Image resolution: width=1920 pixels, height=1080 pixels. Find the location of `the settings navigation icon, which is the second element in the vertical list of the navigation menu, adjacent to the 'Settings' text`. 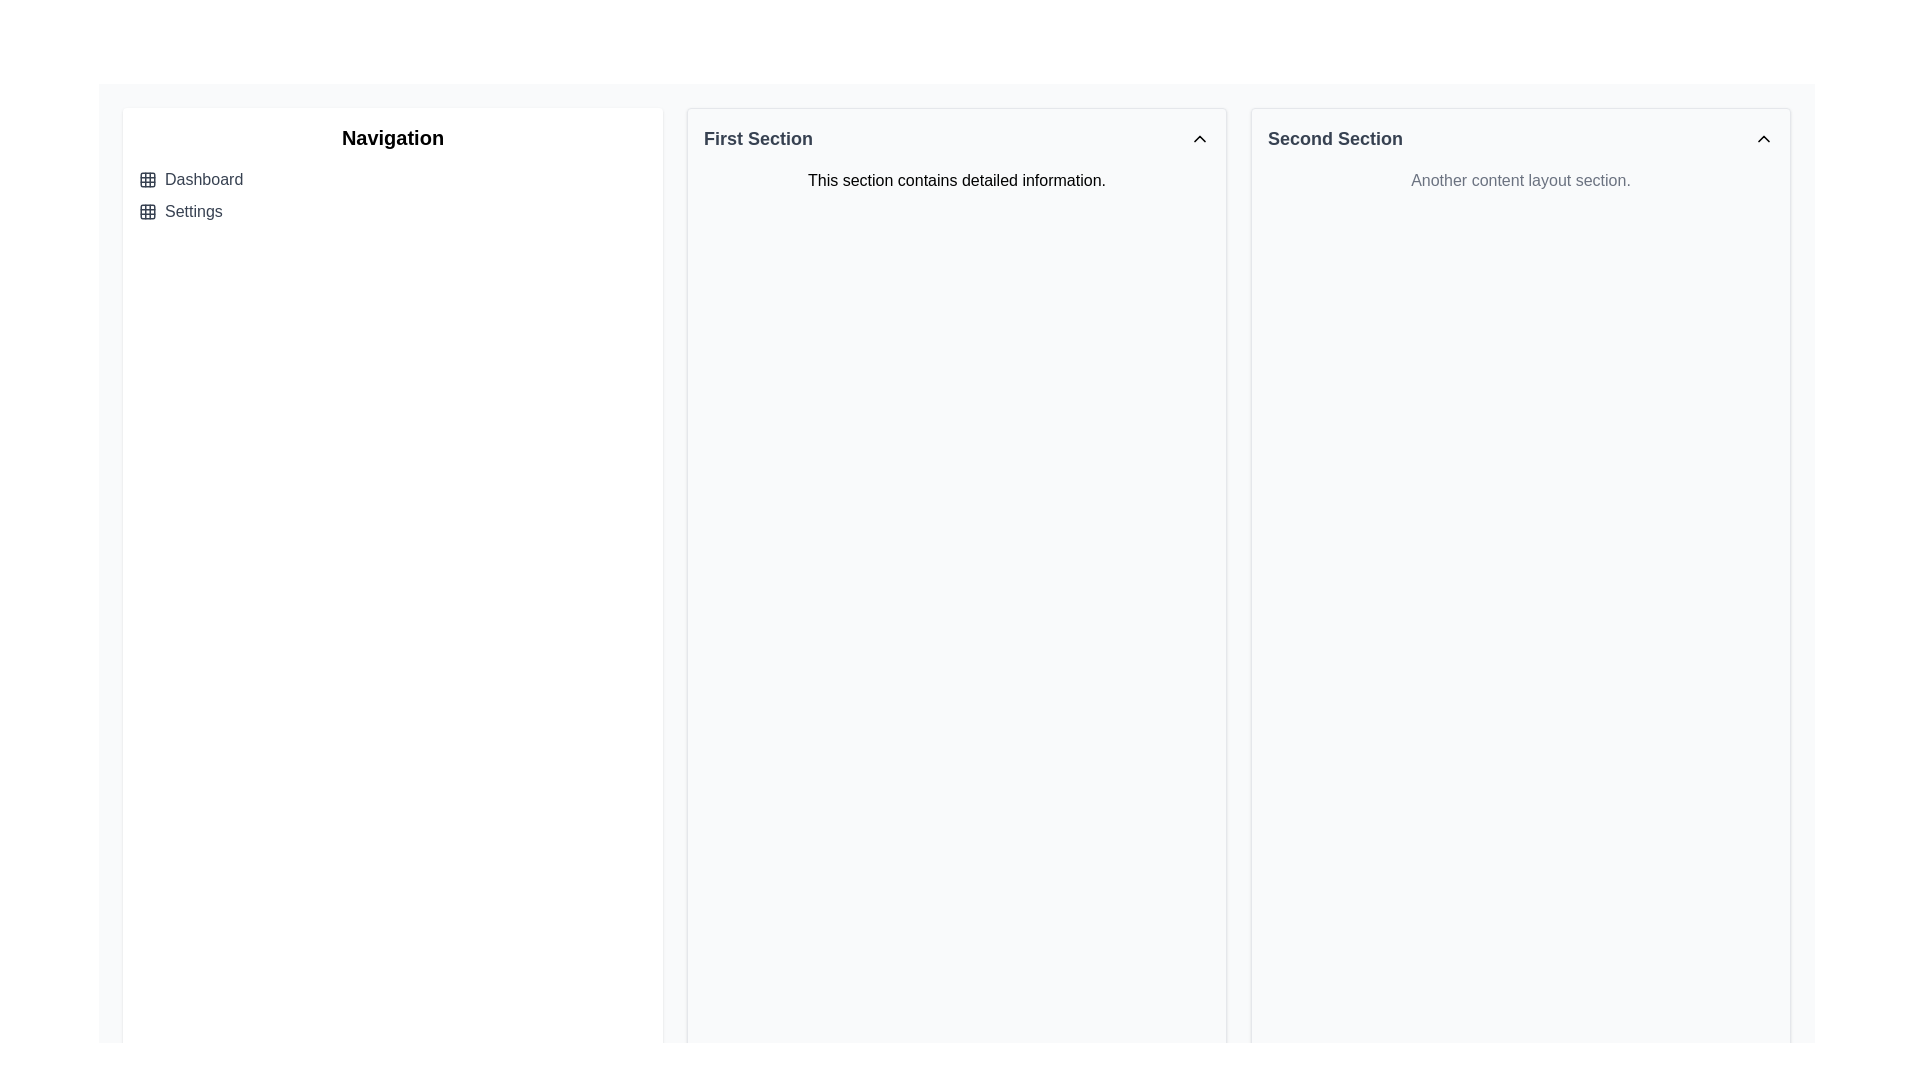

the settings navigation icon, which is the second element in the vertical list of the navigation menu, adjacent to the 'Settings' text is located at coordinates (147, 212).